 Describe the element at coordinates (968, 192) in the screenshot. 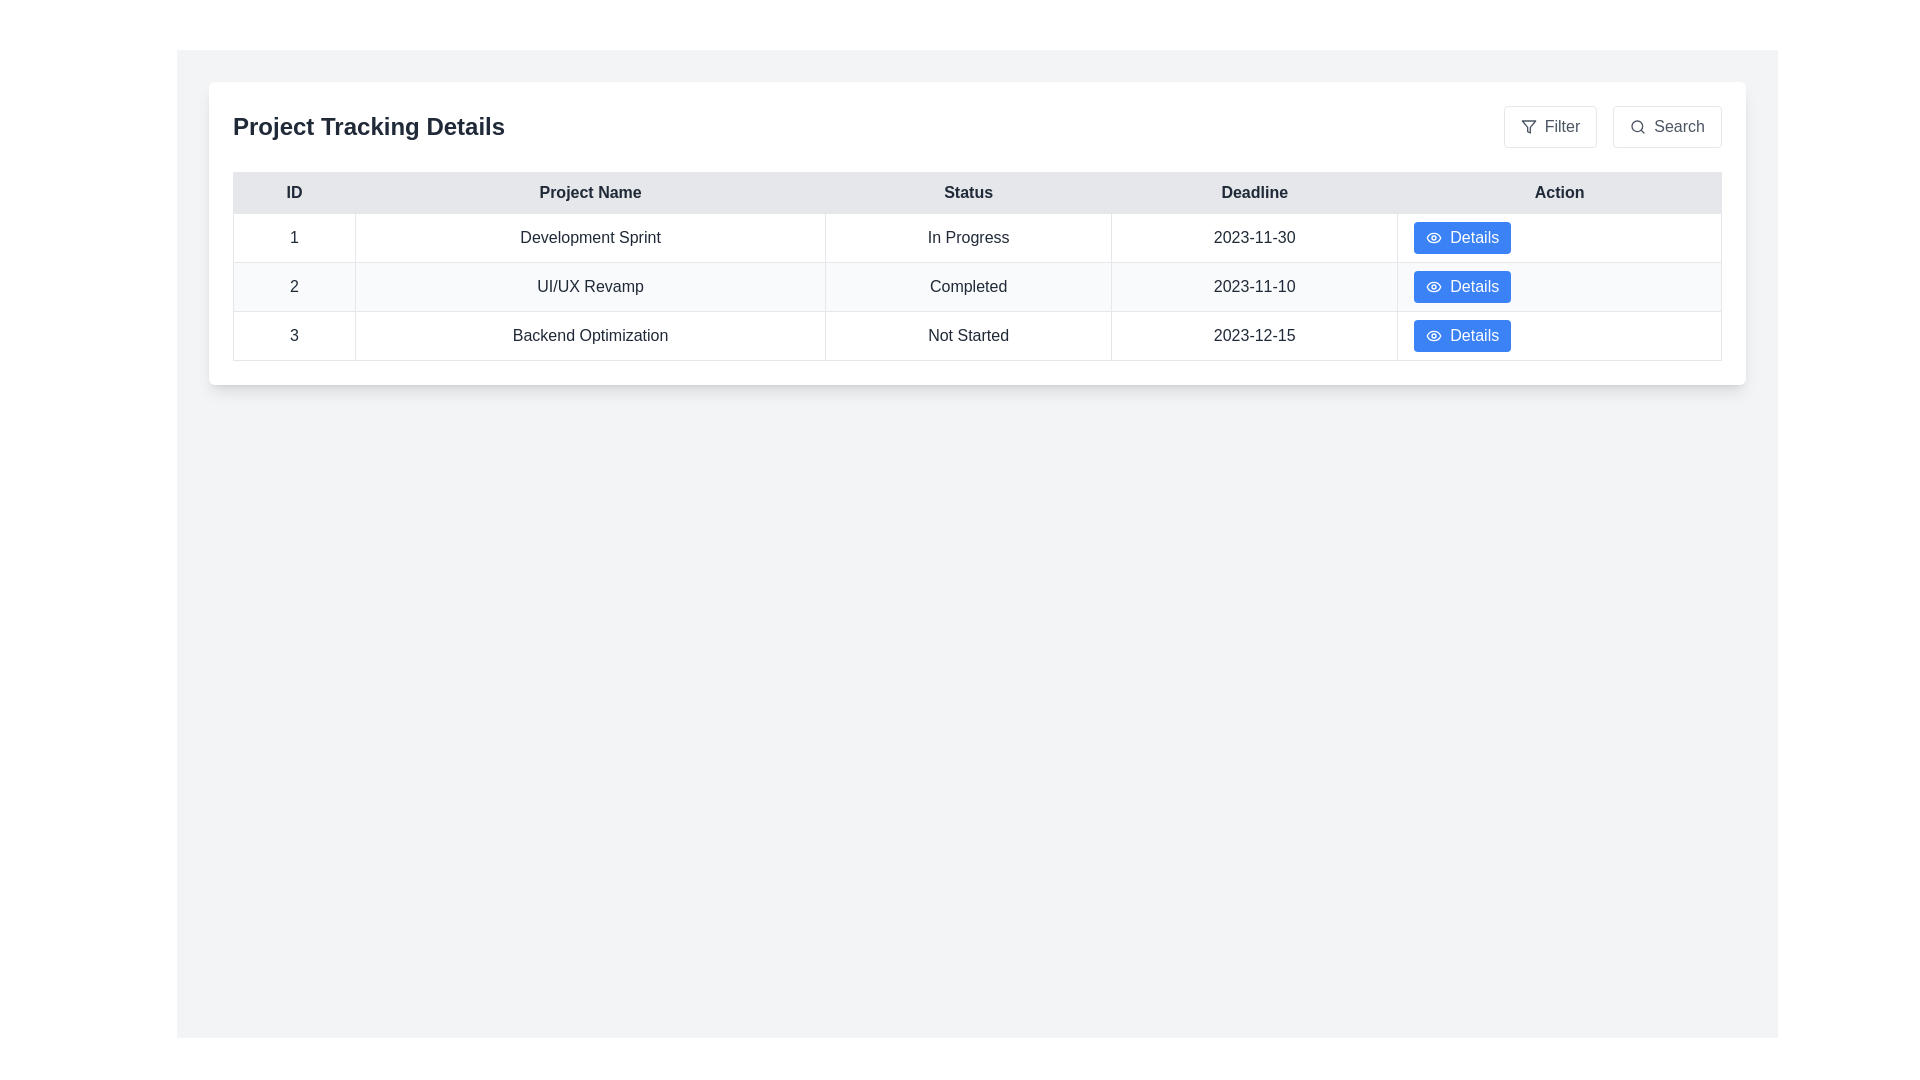

I see `the 'Status' table column header, which is the third header in a data table with five headers: 'ID', 'Project Name', 'Status', 'Deadline', and 'Action'. It features bold, center-aligned text and is located at the top of the table` at that location.